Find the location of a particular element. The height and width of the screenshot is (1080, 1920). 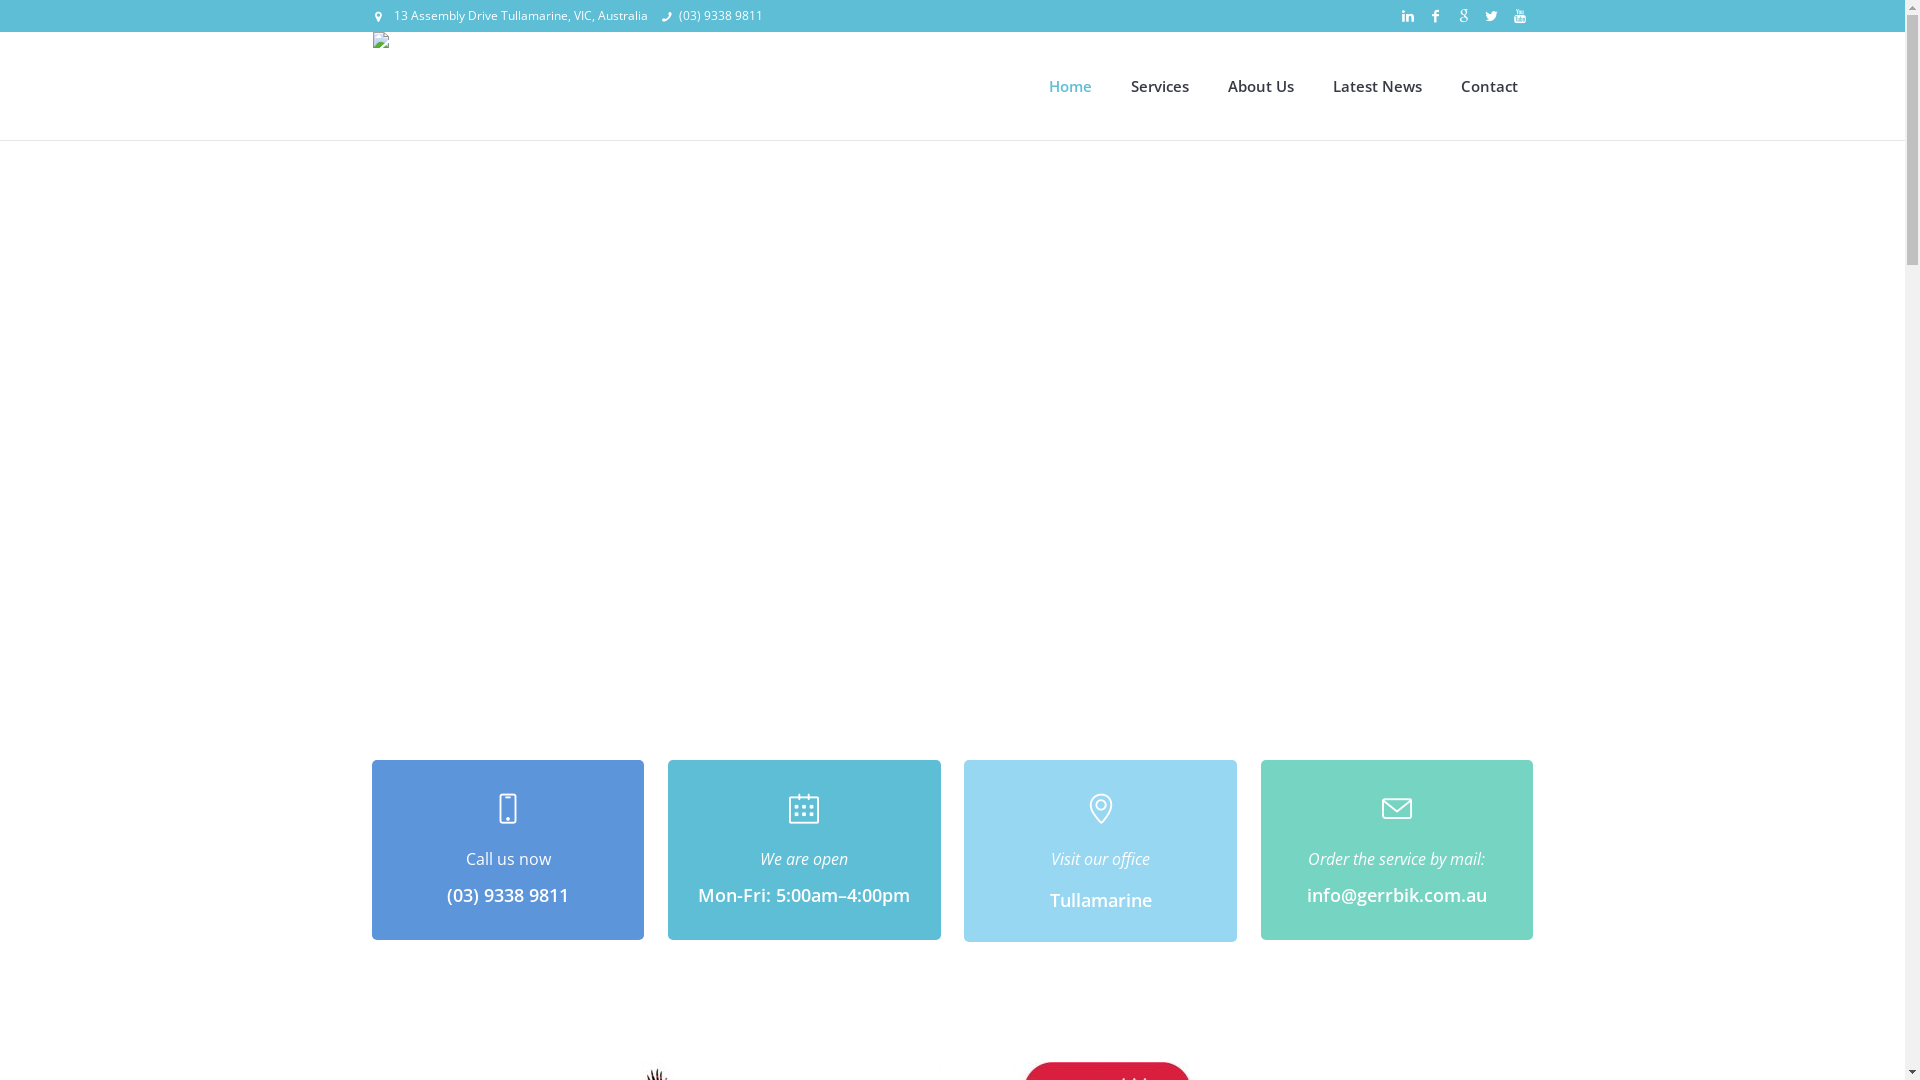

'Twitter' is located at coordinates (1492, 15).